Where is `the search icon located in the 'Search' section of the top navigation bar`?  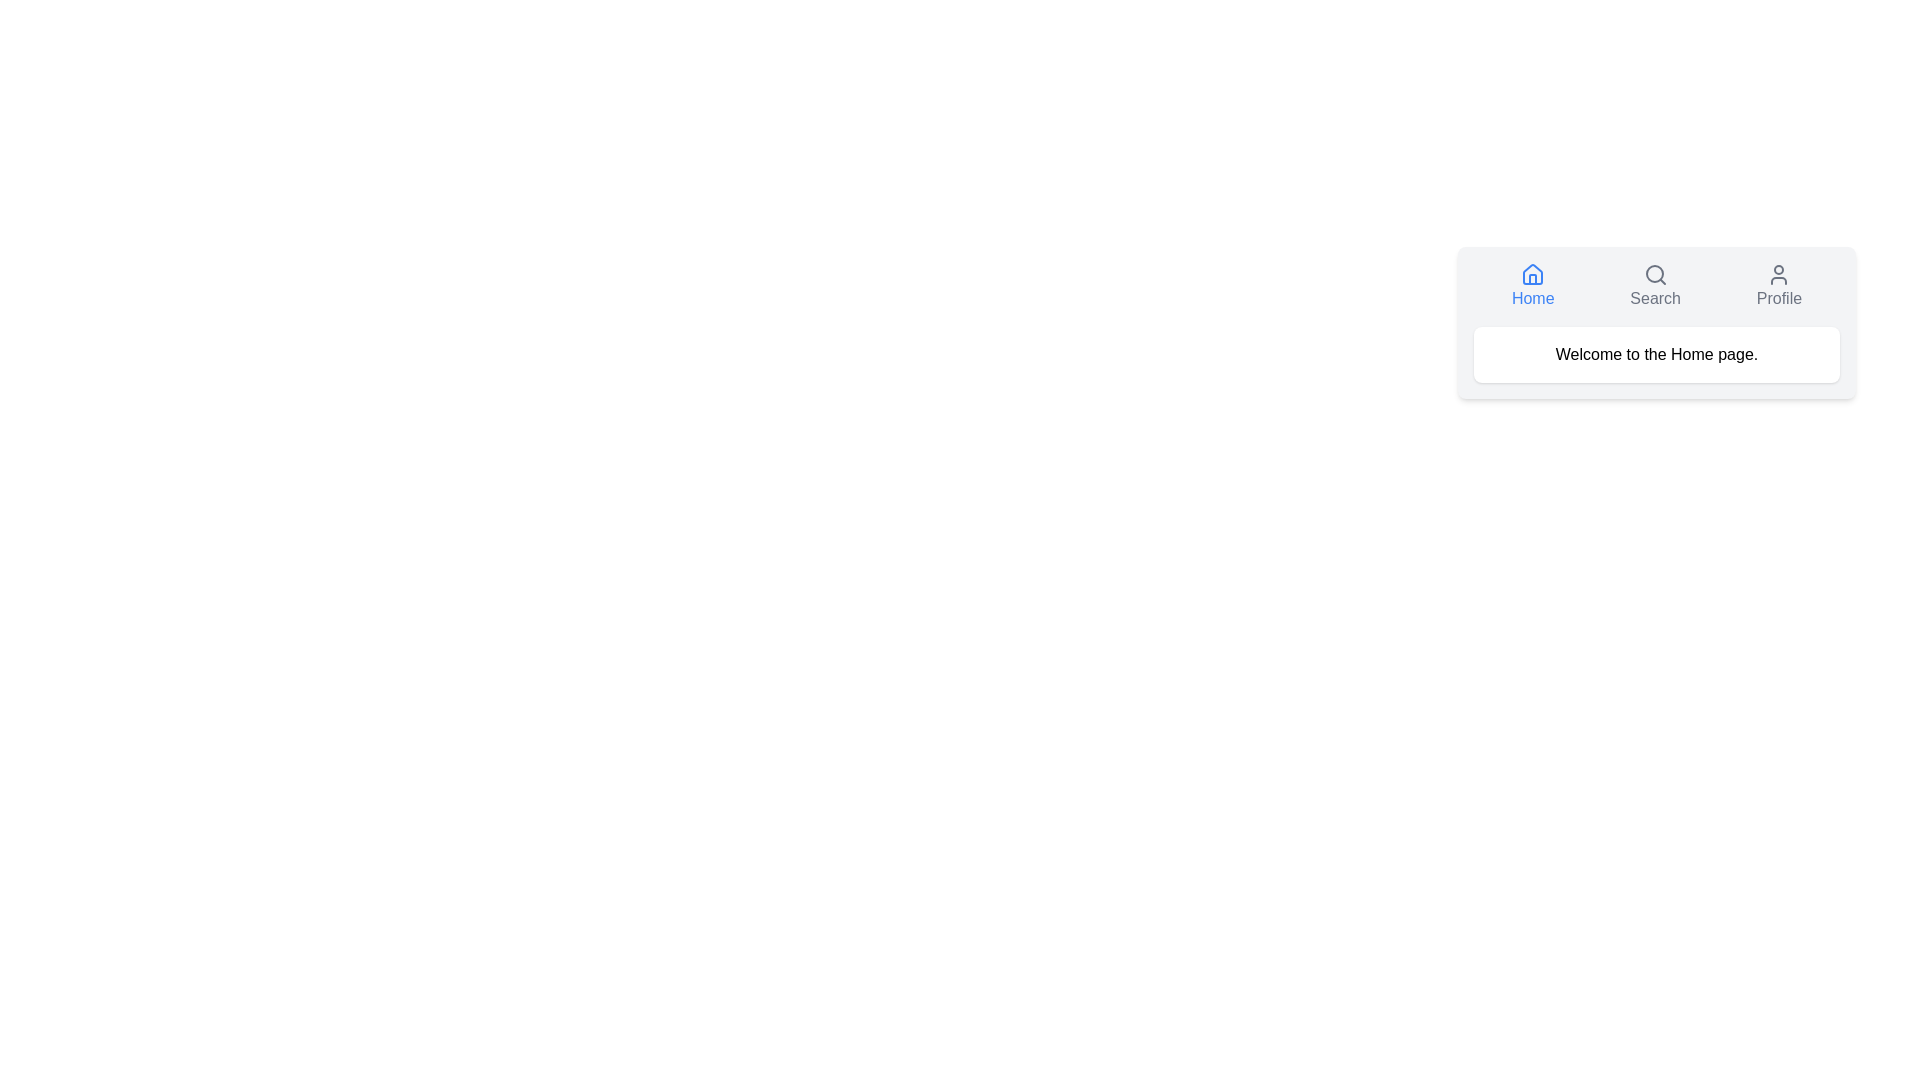 the search icon located in the 'Search' section of the top navigation bar is located at coordinates (1655, 274).